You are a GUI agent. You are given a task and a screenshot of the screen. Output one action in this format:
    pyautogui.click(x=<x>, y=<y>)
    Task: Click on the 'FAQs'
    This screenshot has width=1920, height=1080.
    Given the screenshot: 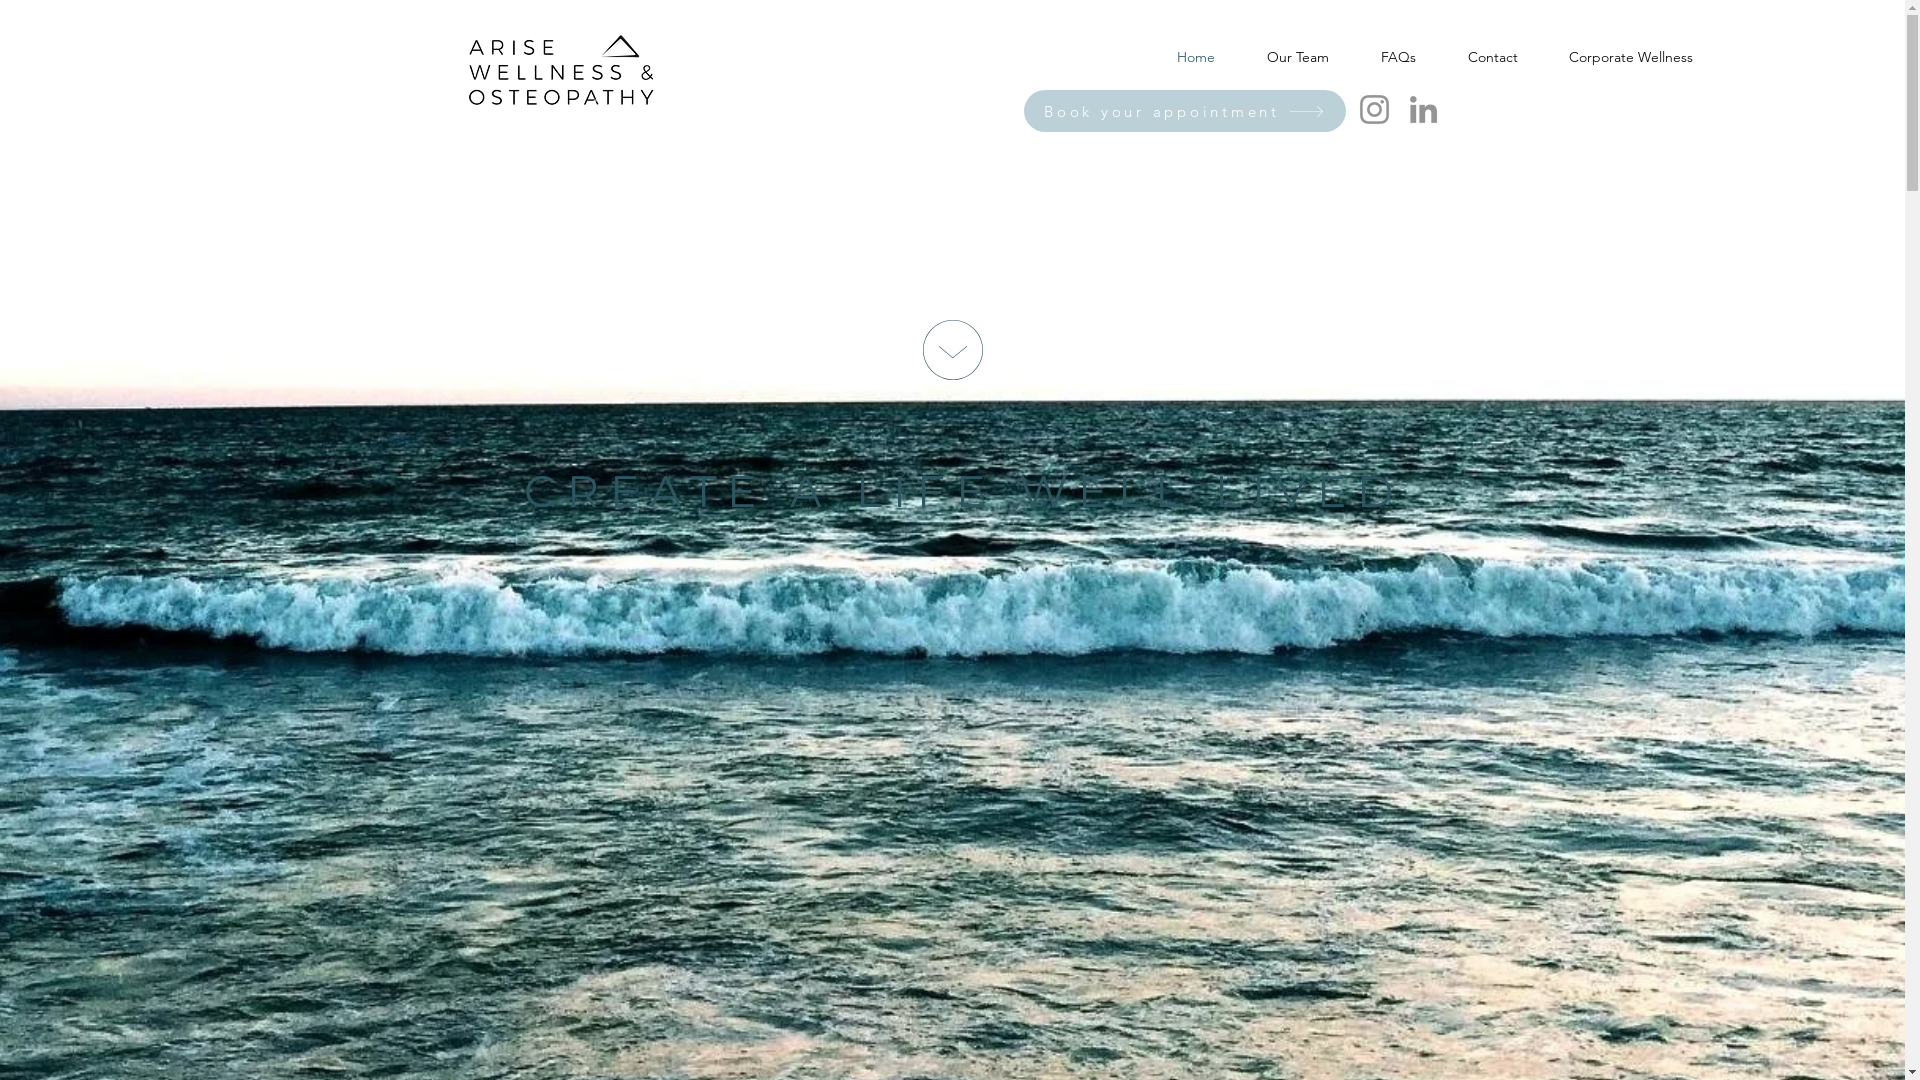 What is the action you would take?
    pyautogui.click(x=1397, y=56)
    